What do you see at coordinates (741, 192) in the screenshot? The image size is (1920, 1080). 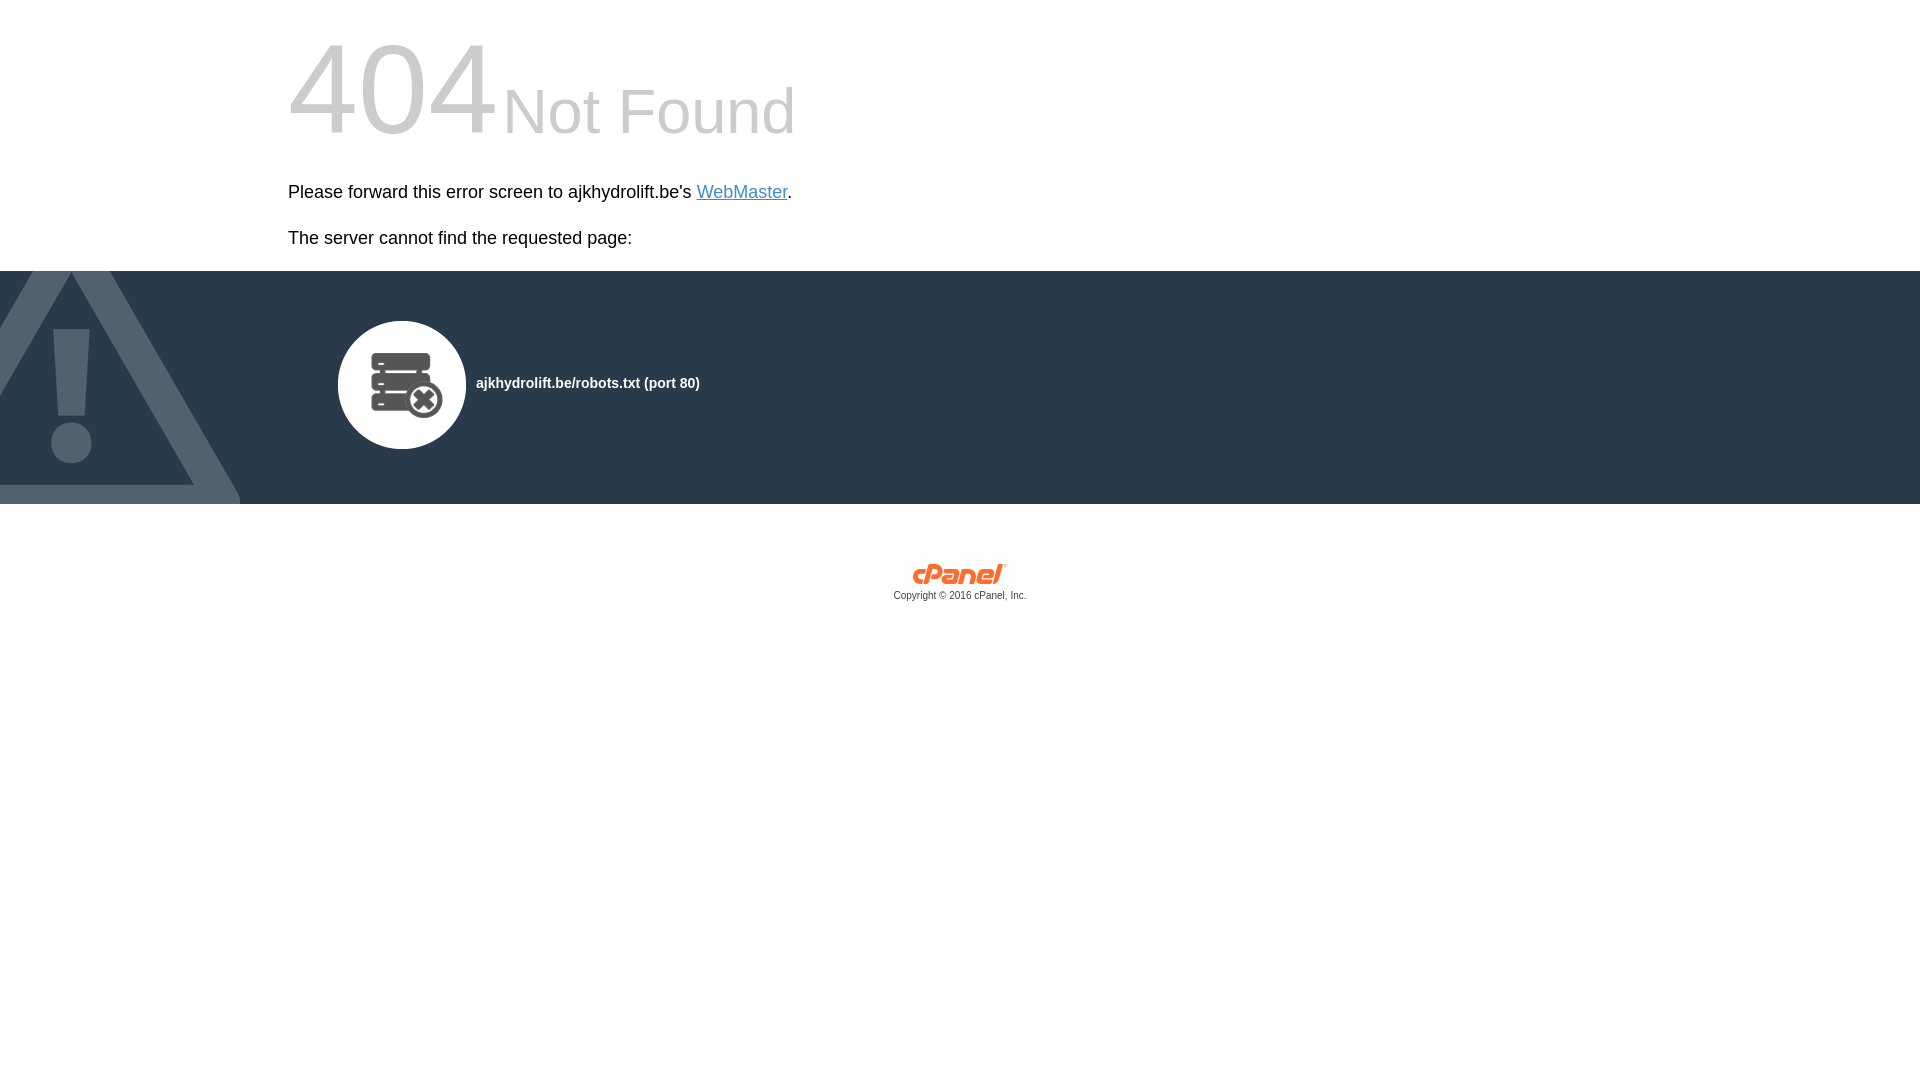 I see `'WebMaster'` at bounding box center [741, 192].